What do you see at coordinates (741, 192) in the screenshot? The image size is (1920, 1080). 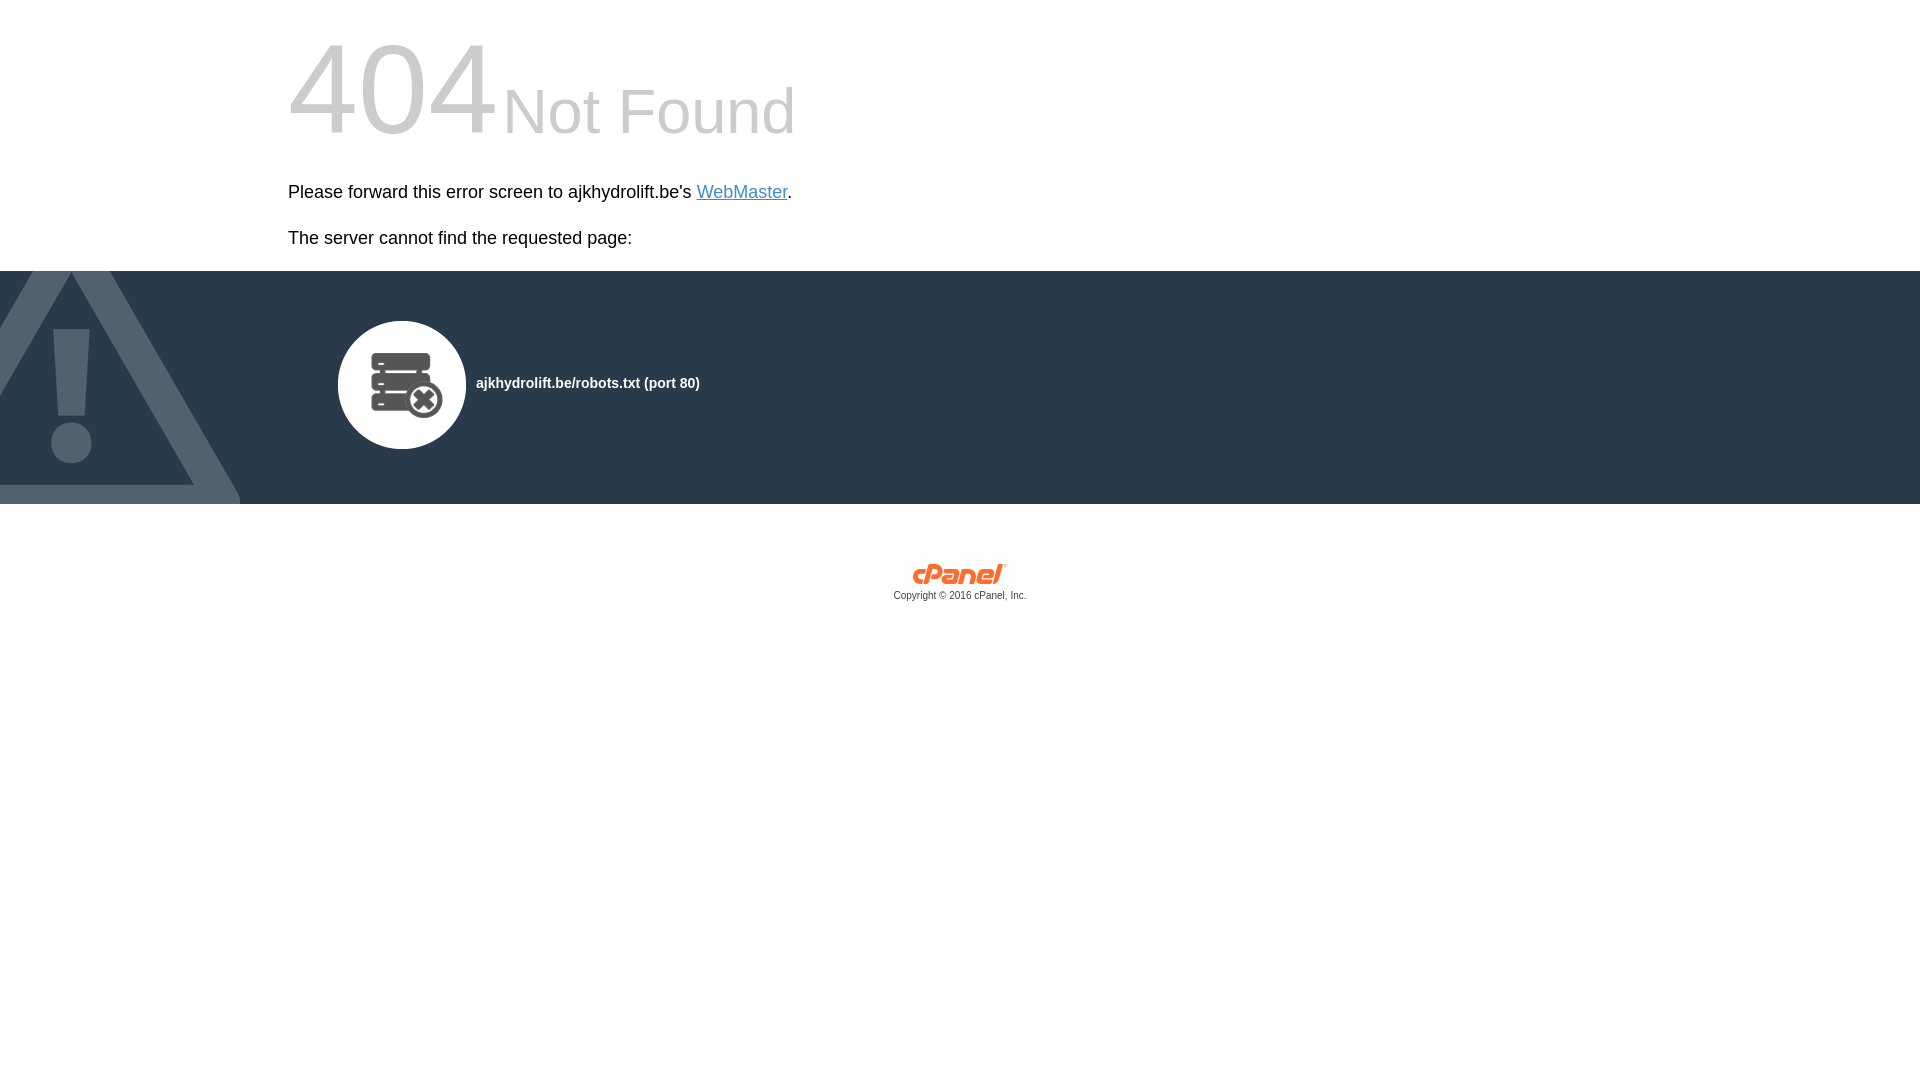 I see `'WebMaster'` at bounding box center [741, 192].